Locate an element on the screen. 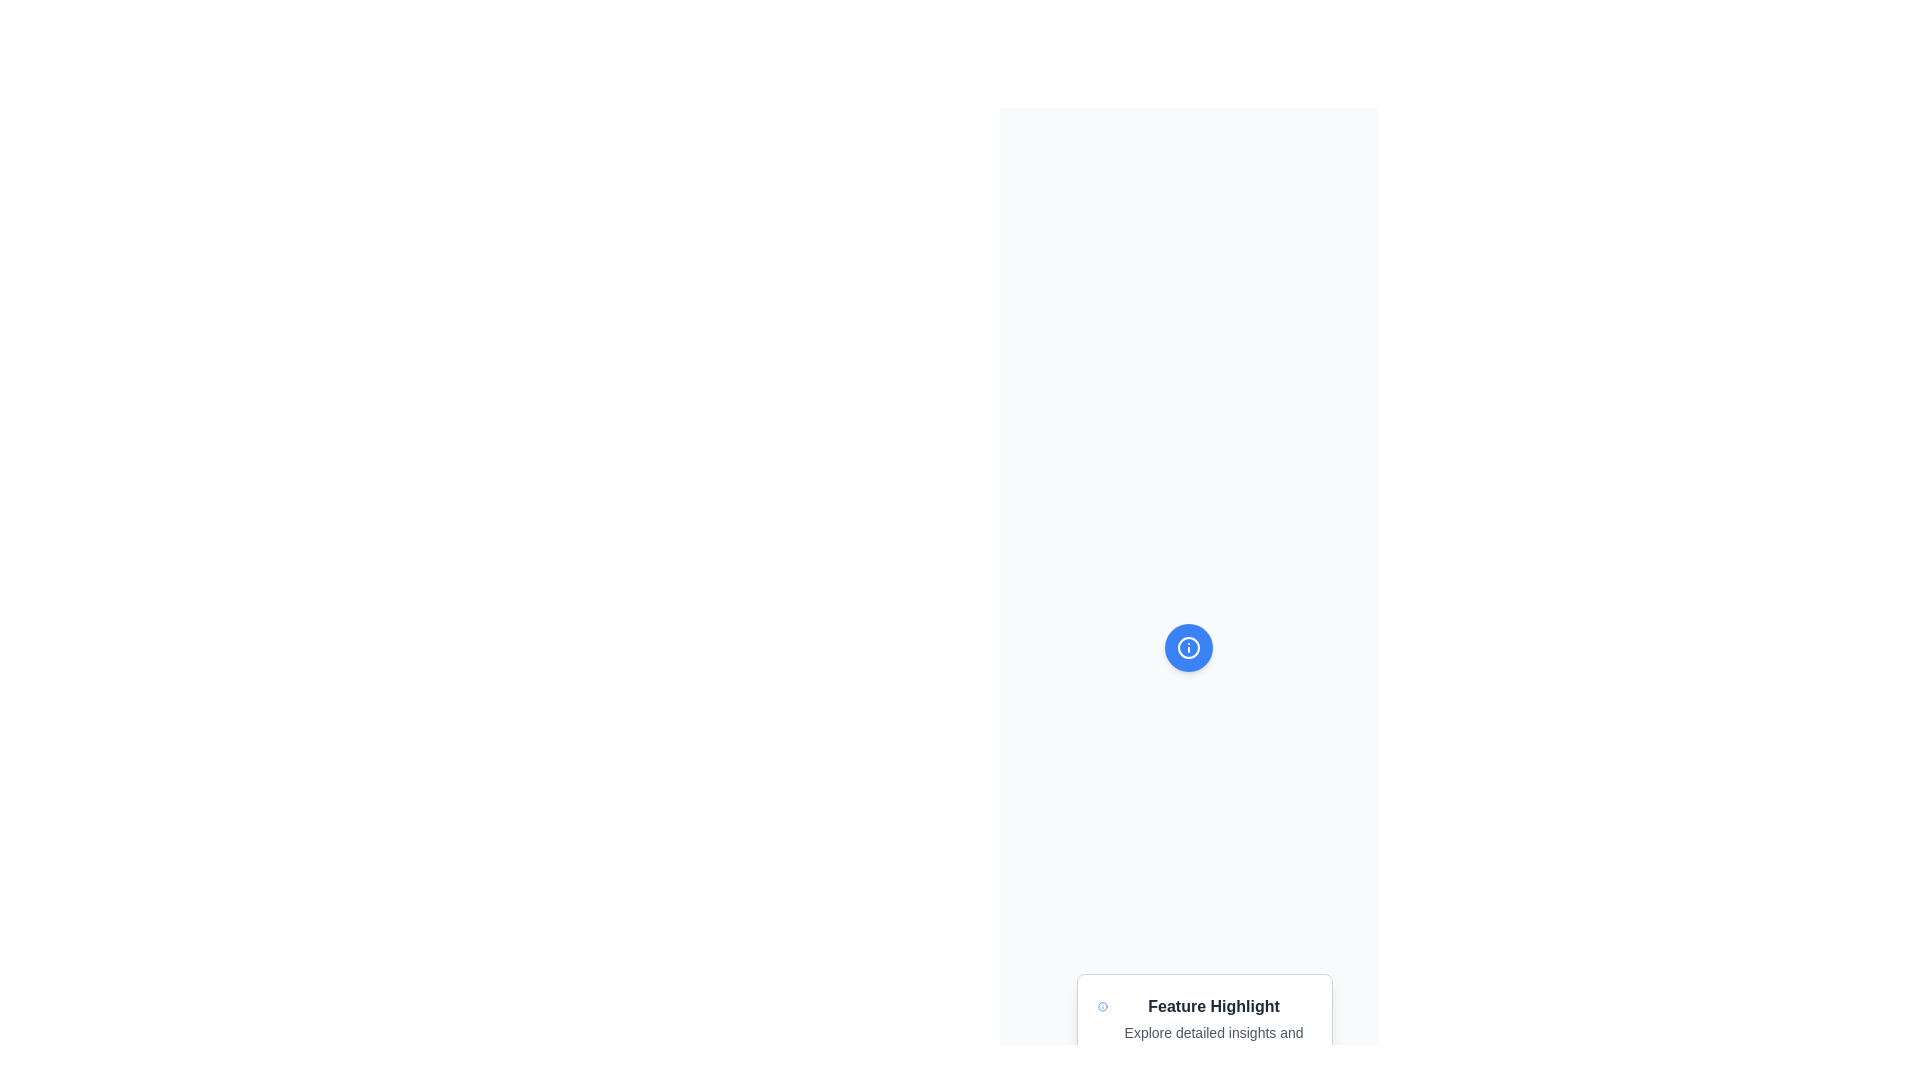 This screenshot has width=1920, height=1080. the information indicator icon located at the top-left corner of the 'Feature Highlight' card, positioned to the left of the bold title text for additional details is located at coordinates (1102, 1006).